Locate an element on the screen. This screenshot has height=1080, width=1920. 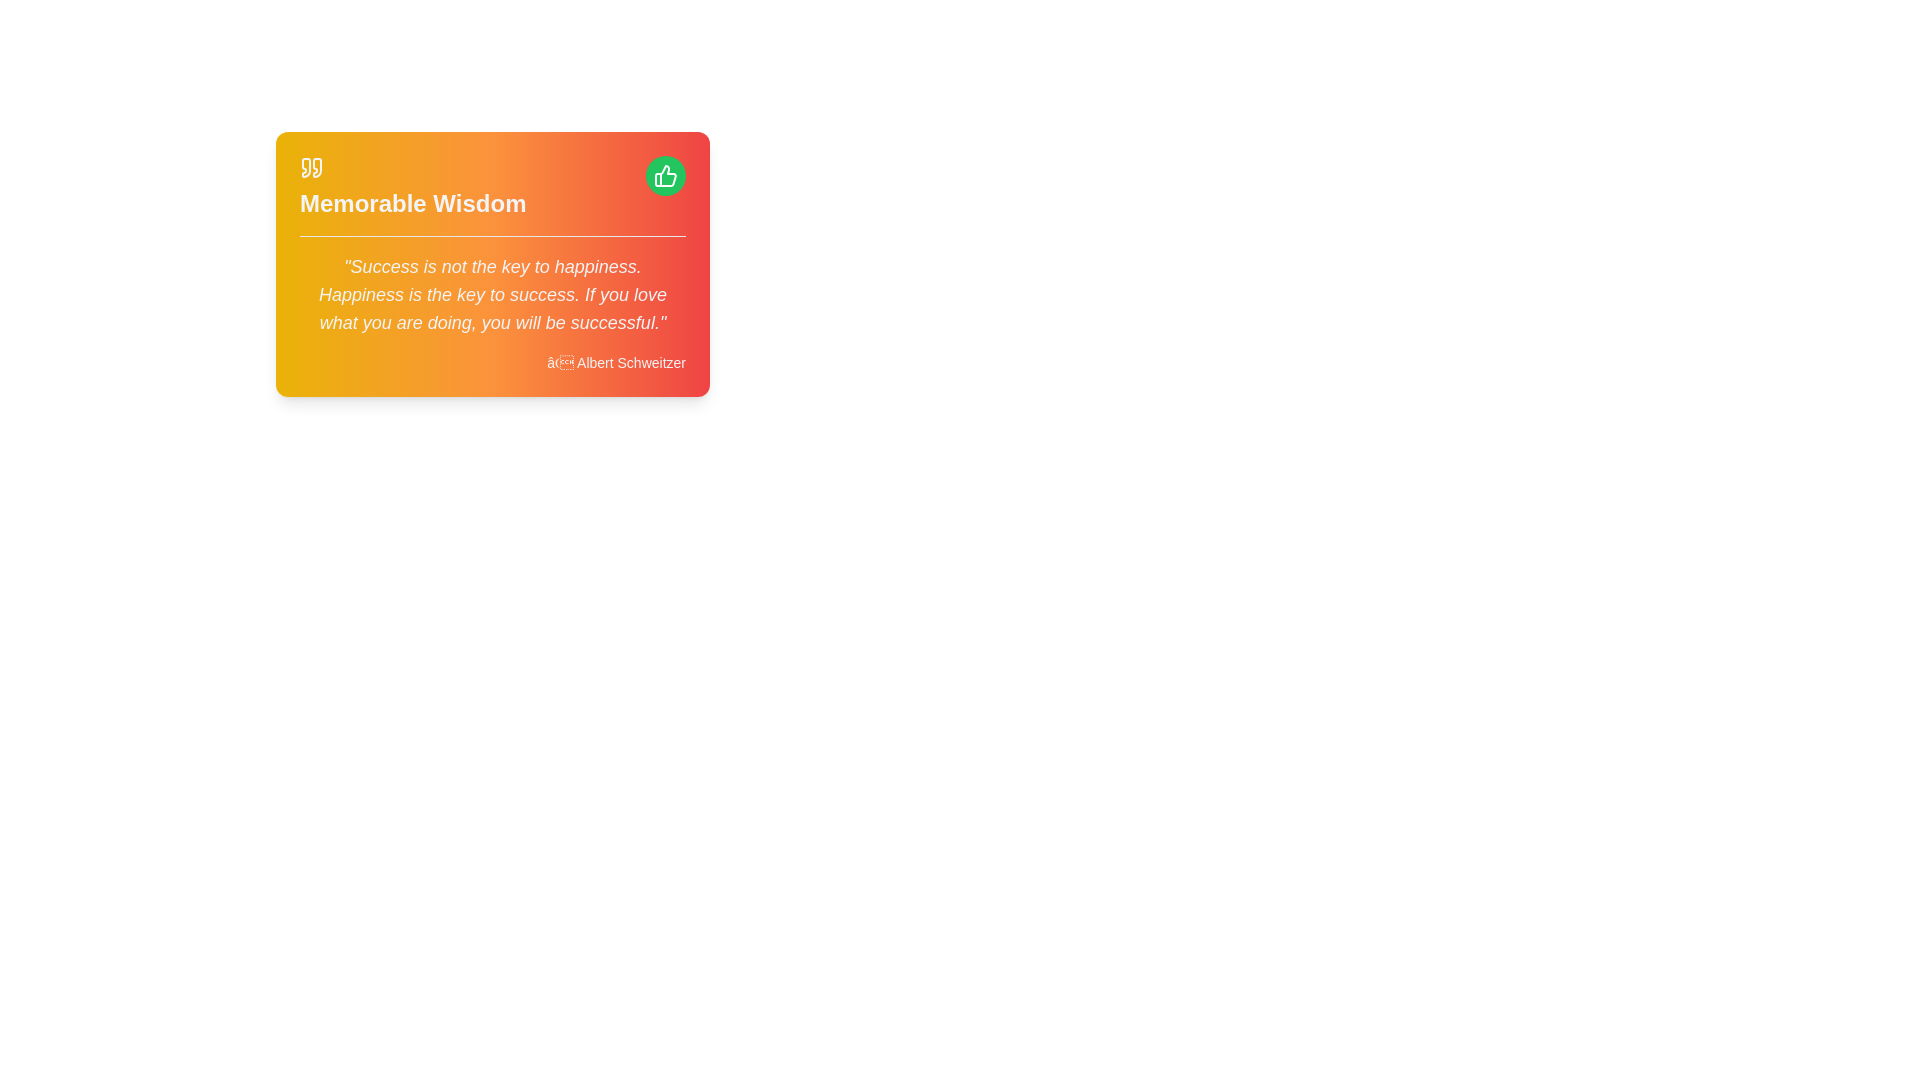
the circular green button with a white thumbs-up icon located in the top-right corner of the 'Memorable Wisdom' card to give a thumbs-up is located at coordinates (666, 175).